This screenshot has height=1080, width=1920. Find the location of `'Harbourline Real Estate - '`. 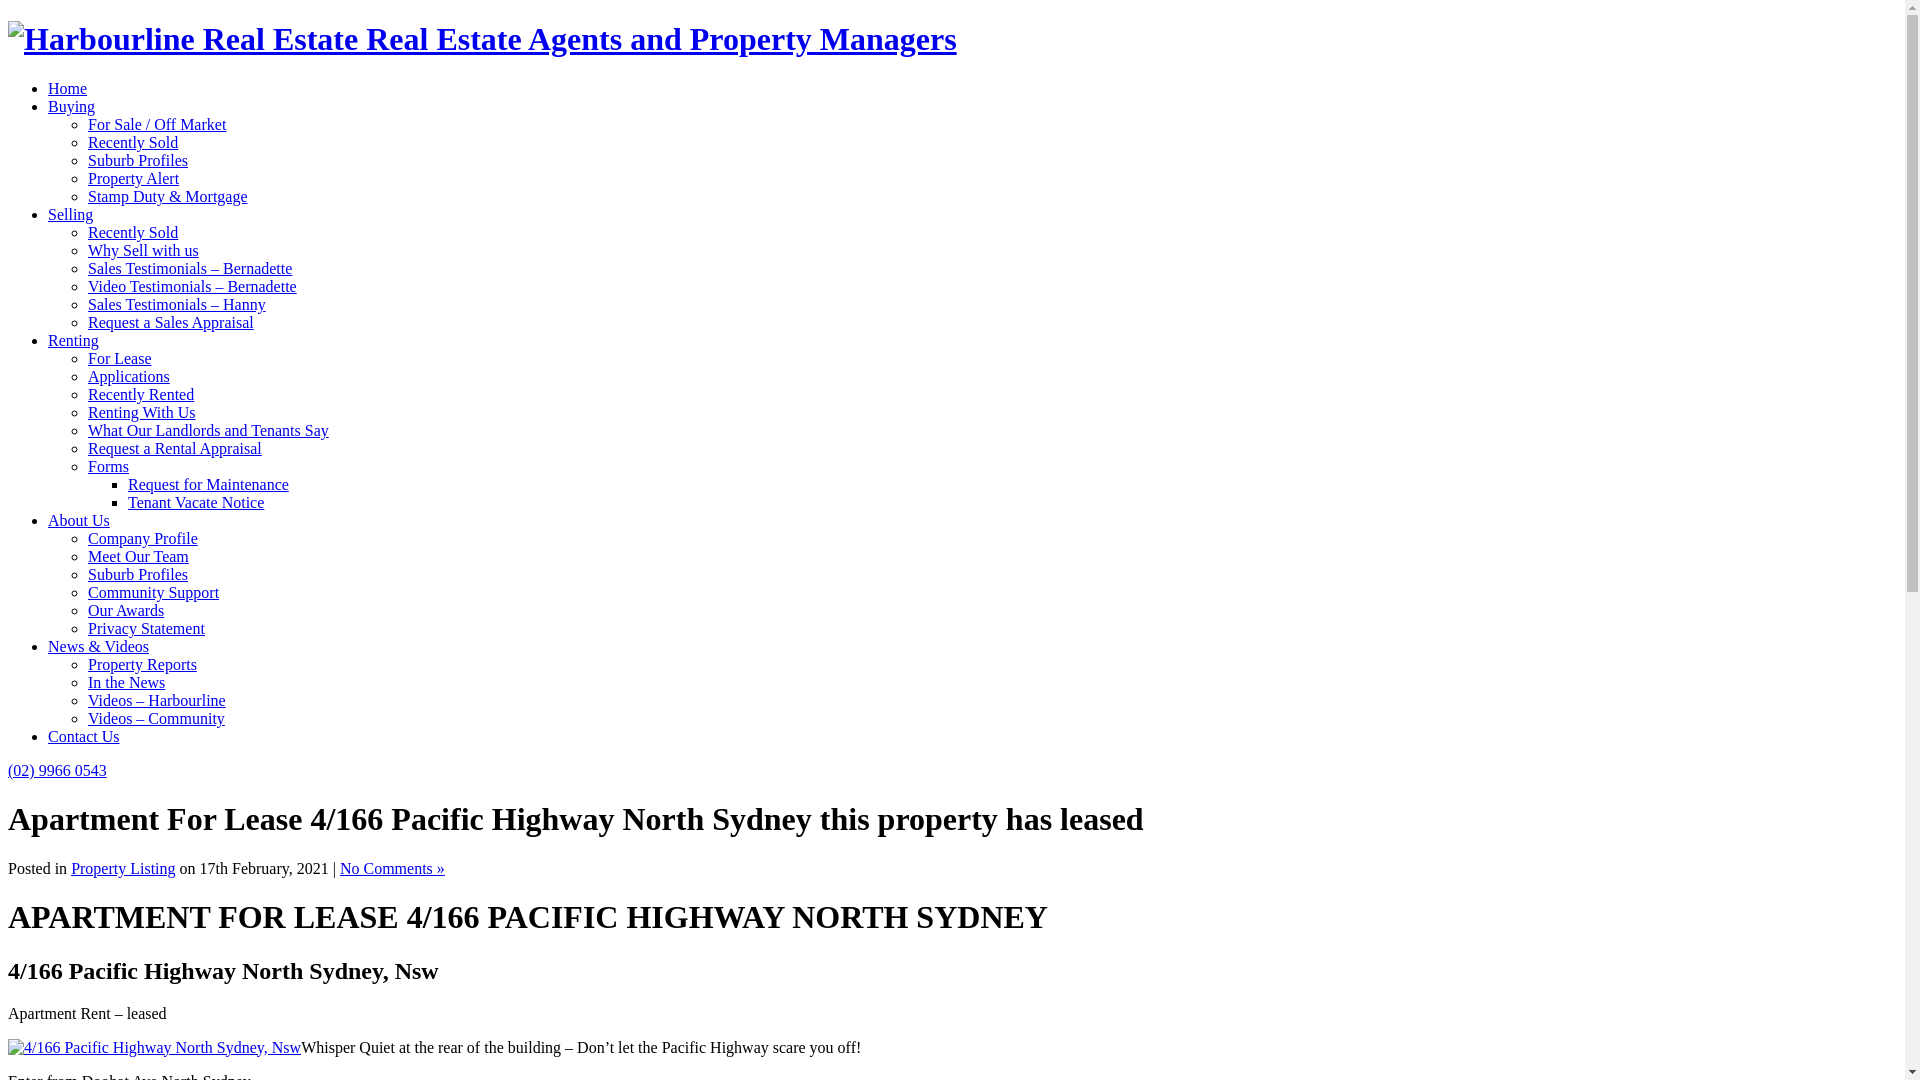

'Harbourline Real Estate - ' is located at coordinates (482, 38).